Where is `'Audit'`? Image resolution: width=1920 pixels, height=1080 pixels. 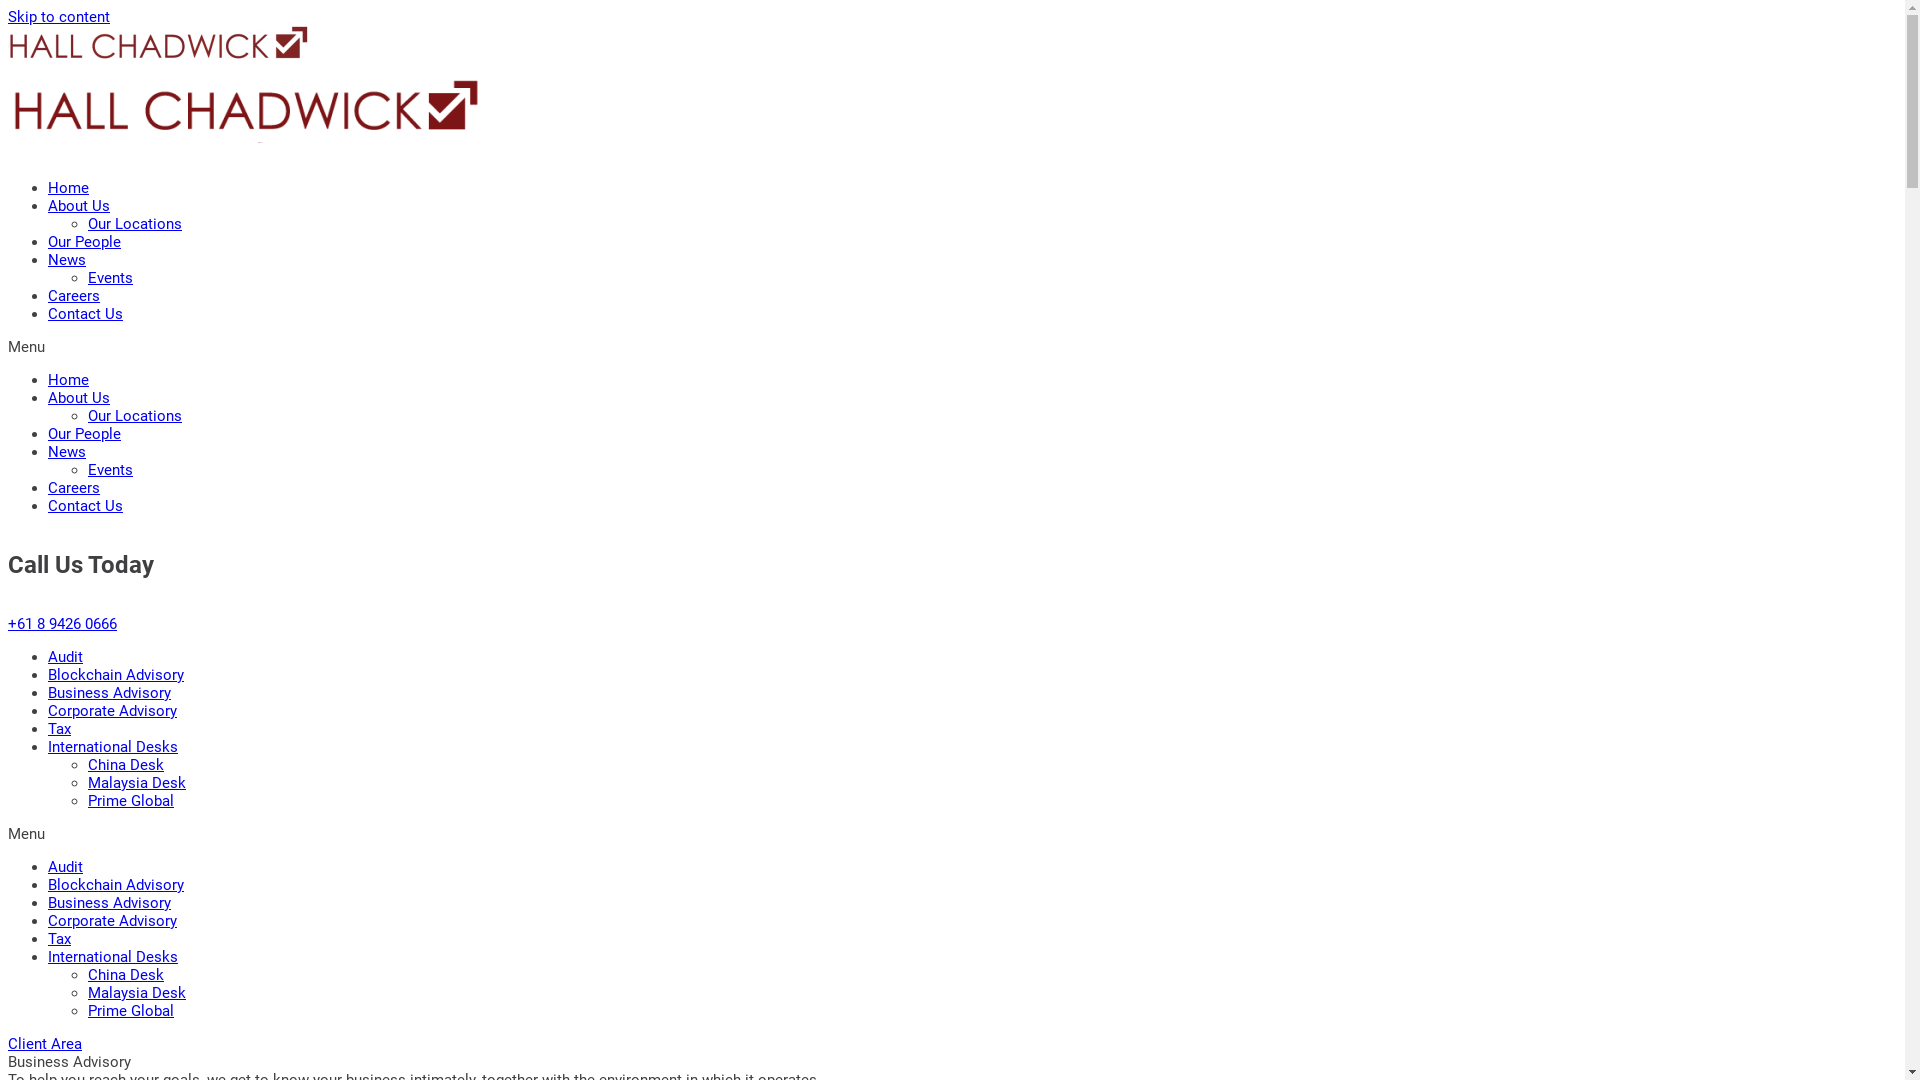 'Audit' is located at coordinates (65, 656).